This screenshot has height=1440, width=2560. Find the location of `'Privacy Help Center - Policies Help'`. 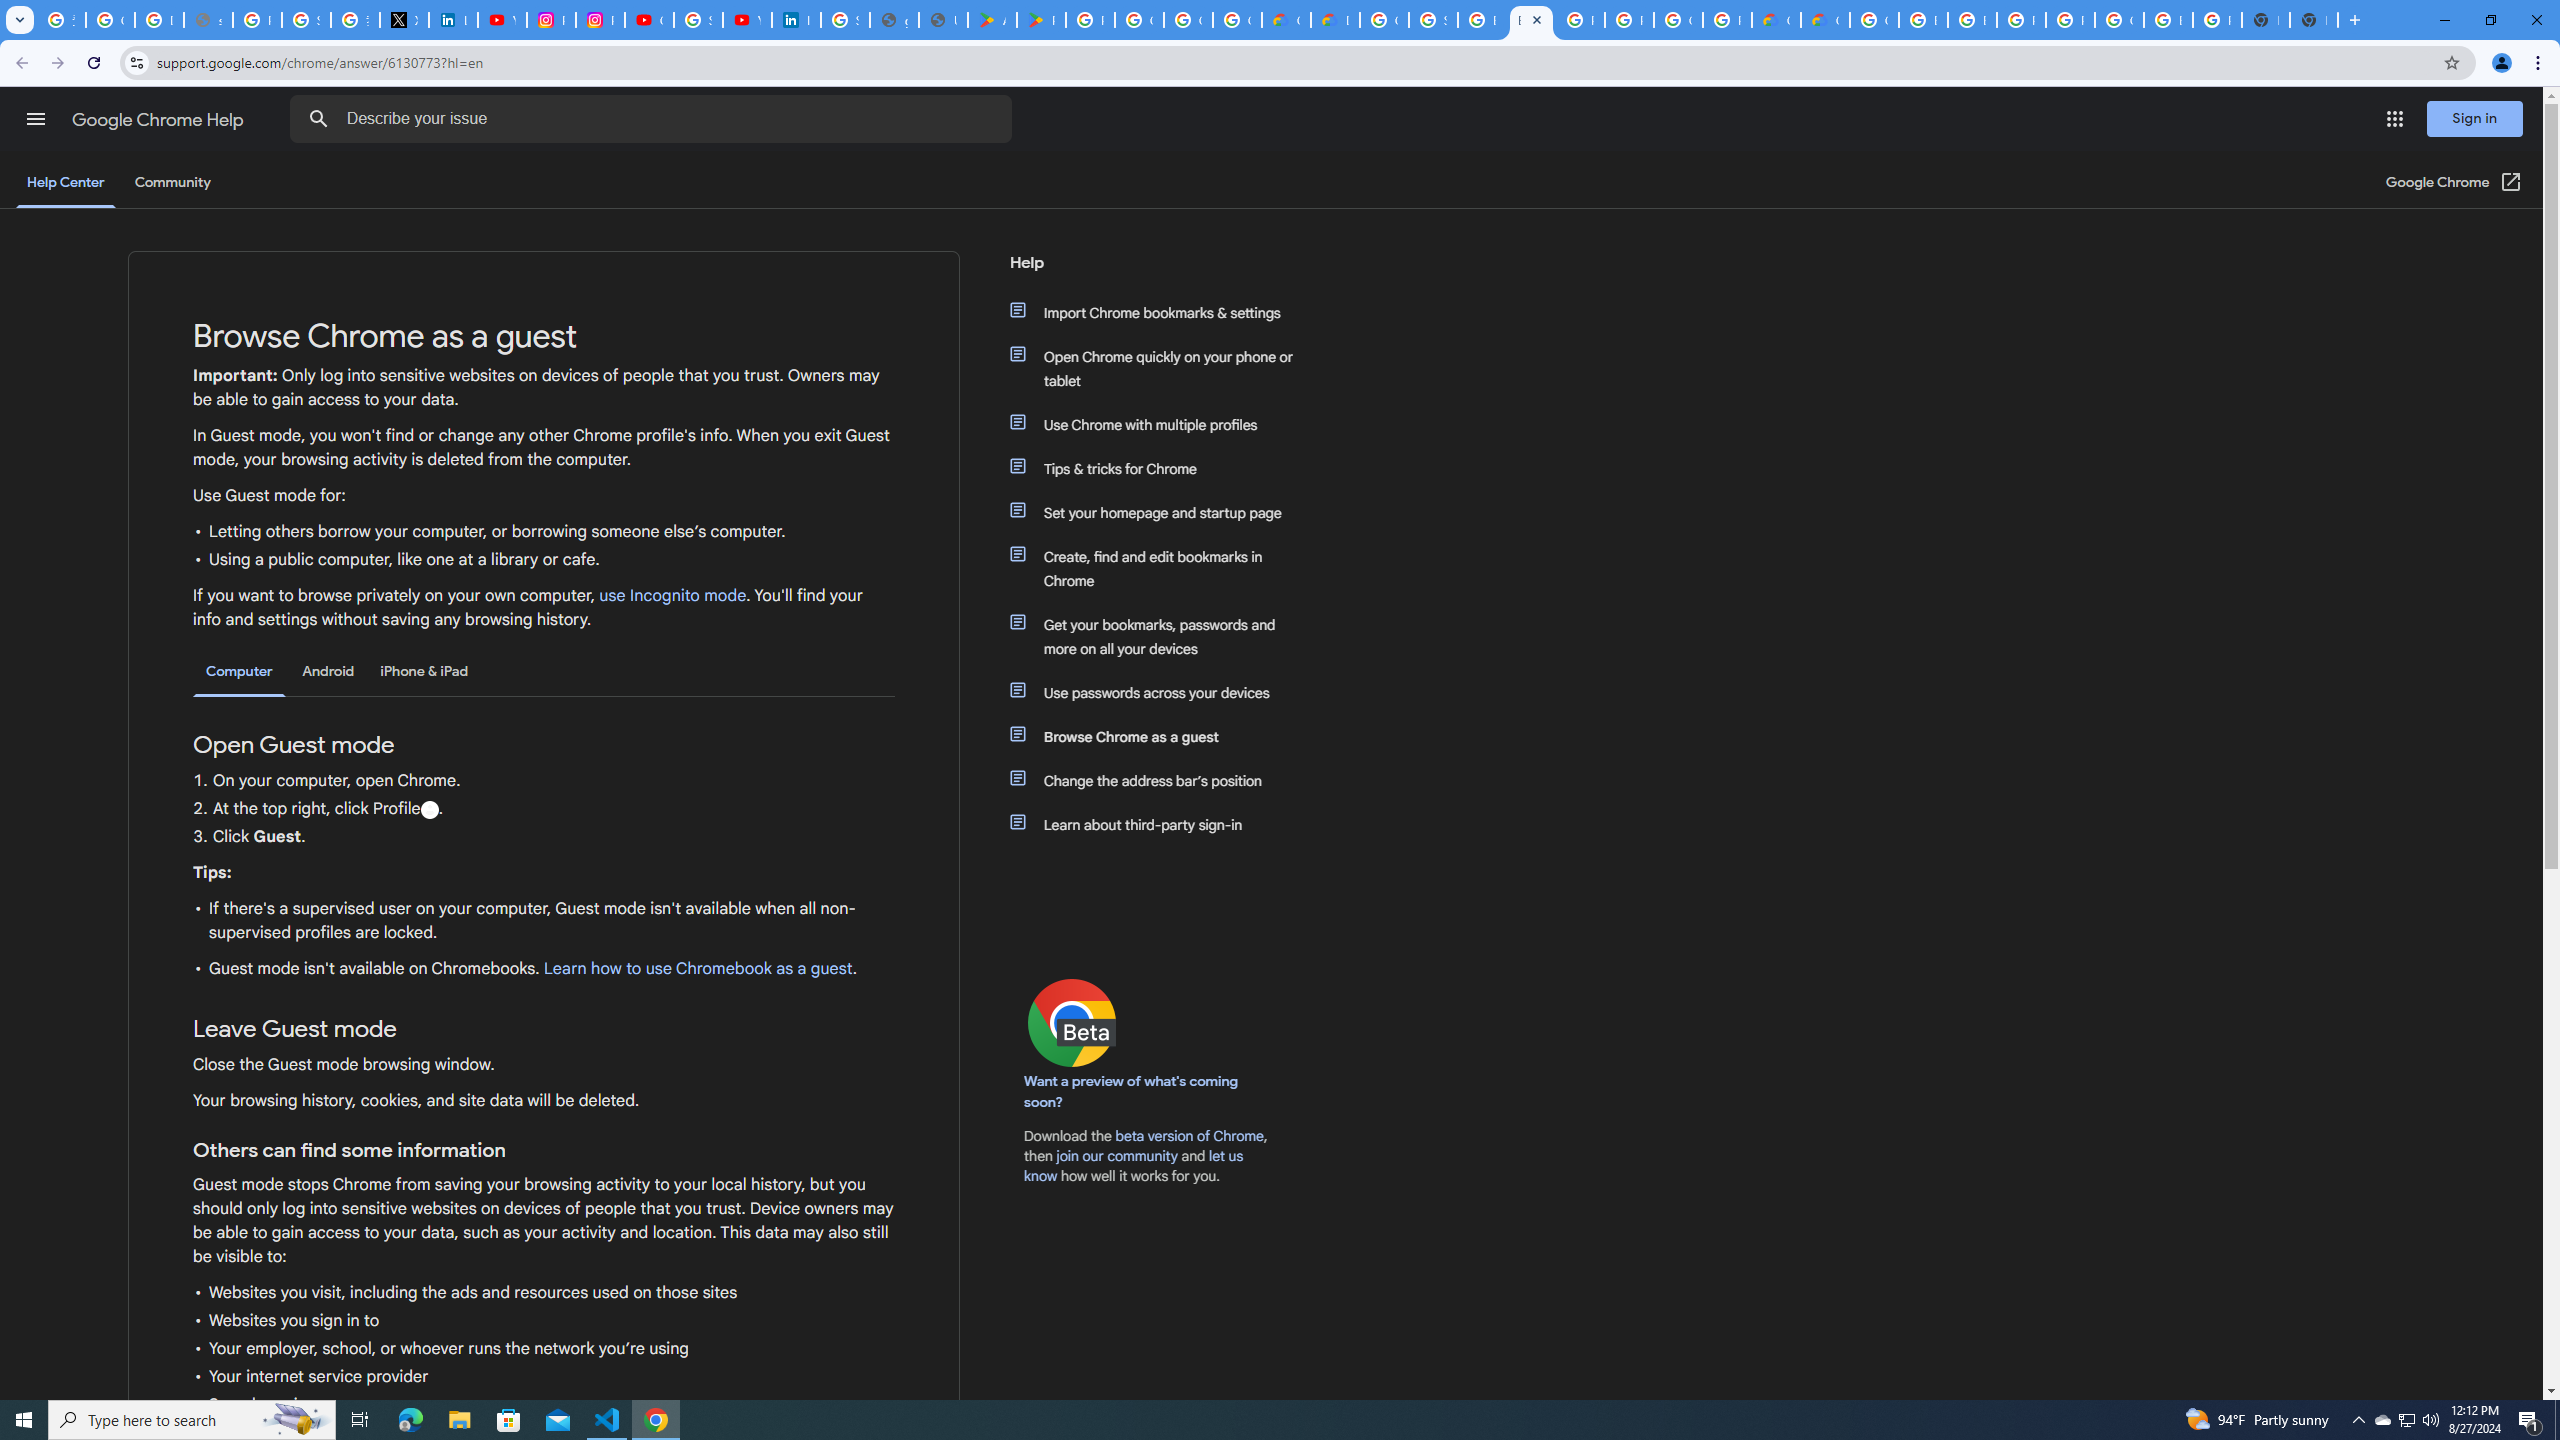

'Privacy Help Center - Policies Help' is located at coordinates (257, 19).